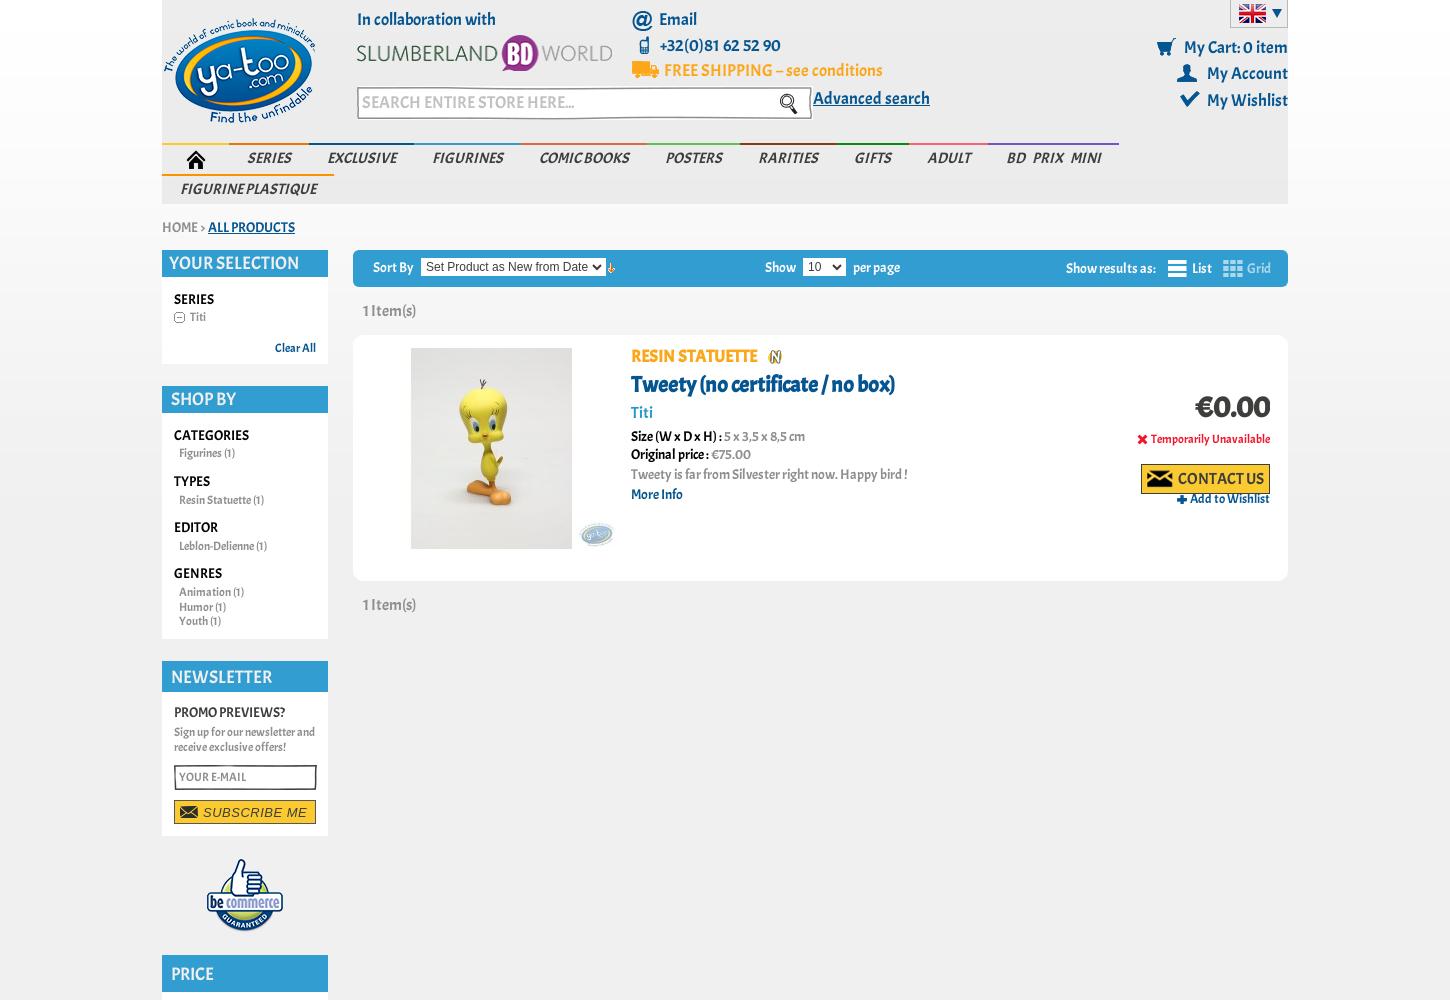  I want to click on 'Gifts', so click(853, 158).